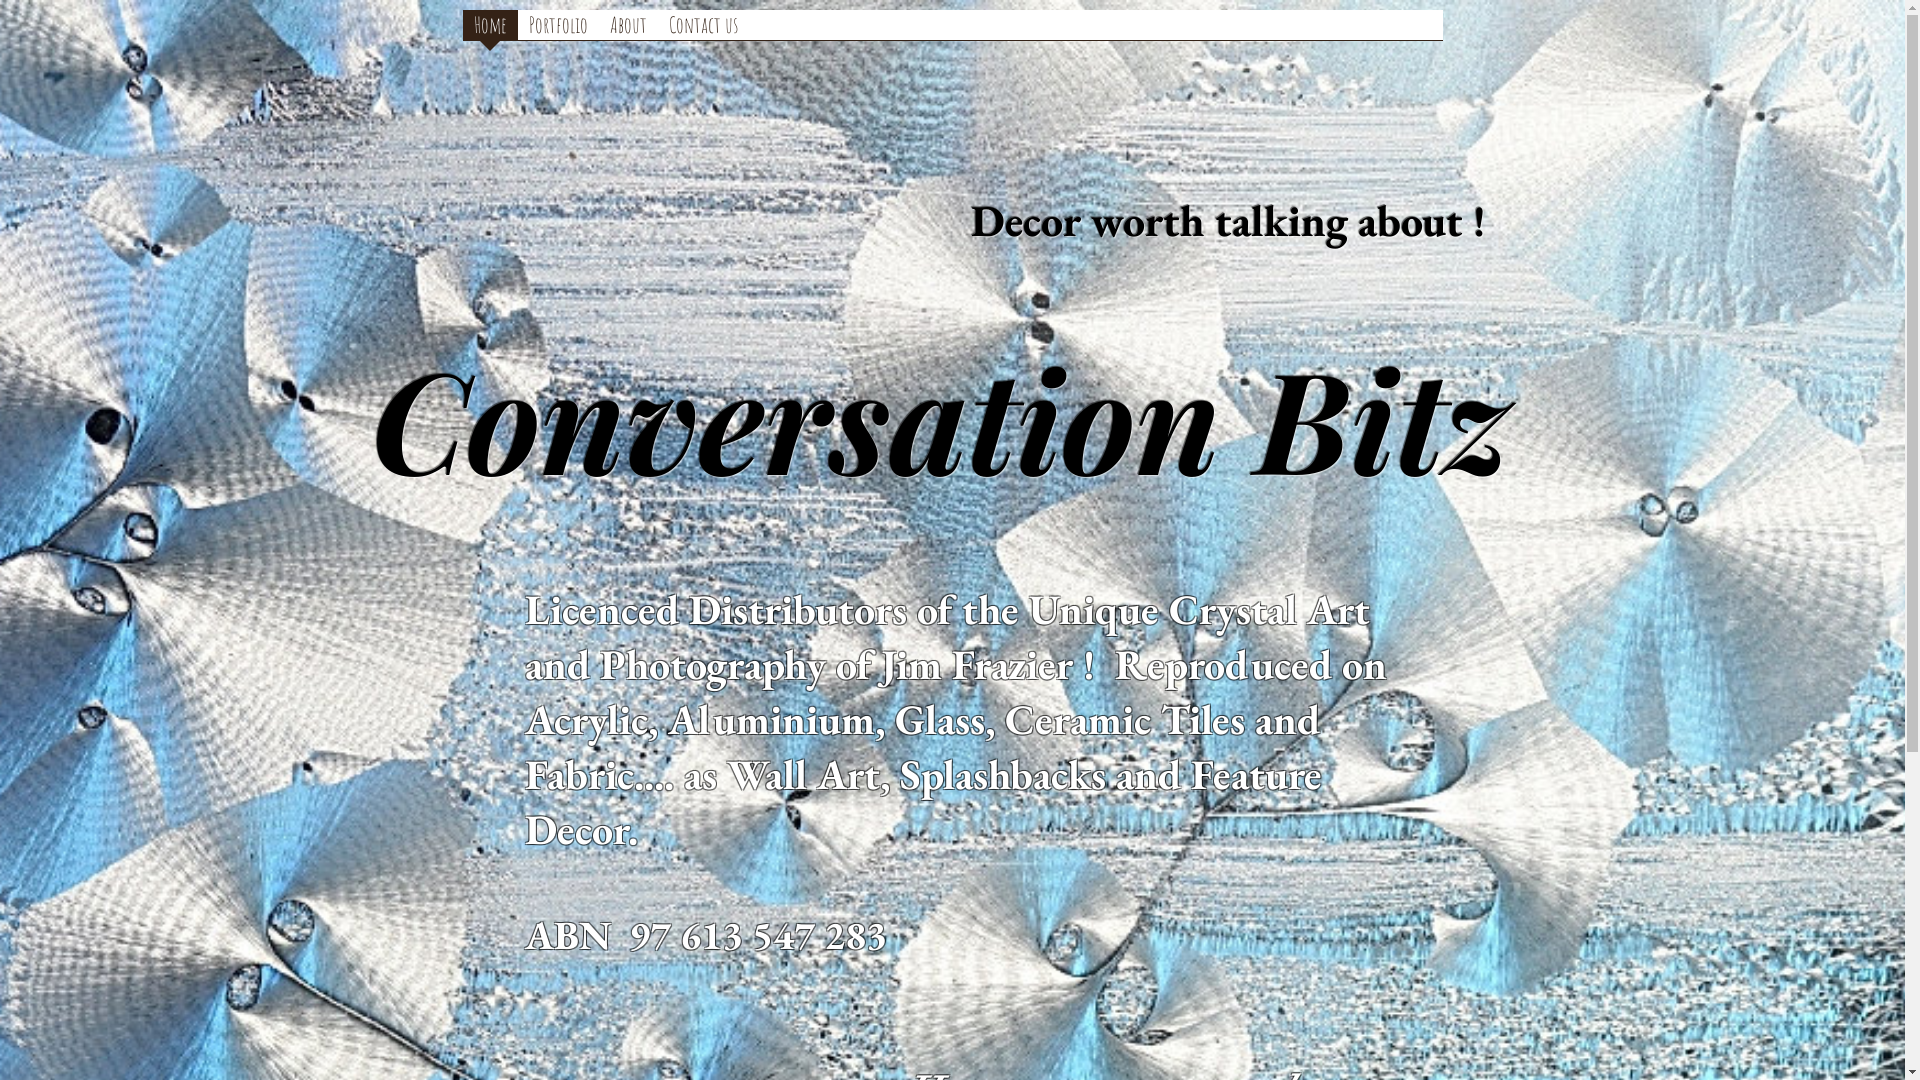  What do you see at coordinates (489, 26) in the screenshot?
I see `'Home'` at bounding box center [489, 26].